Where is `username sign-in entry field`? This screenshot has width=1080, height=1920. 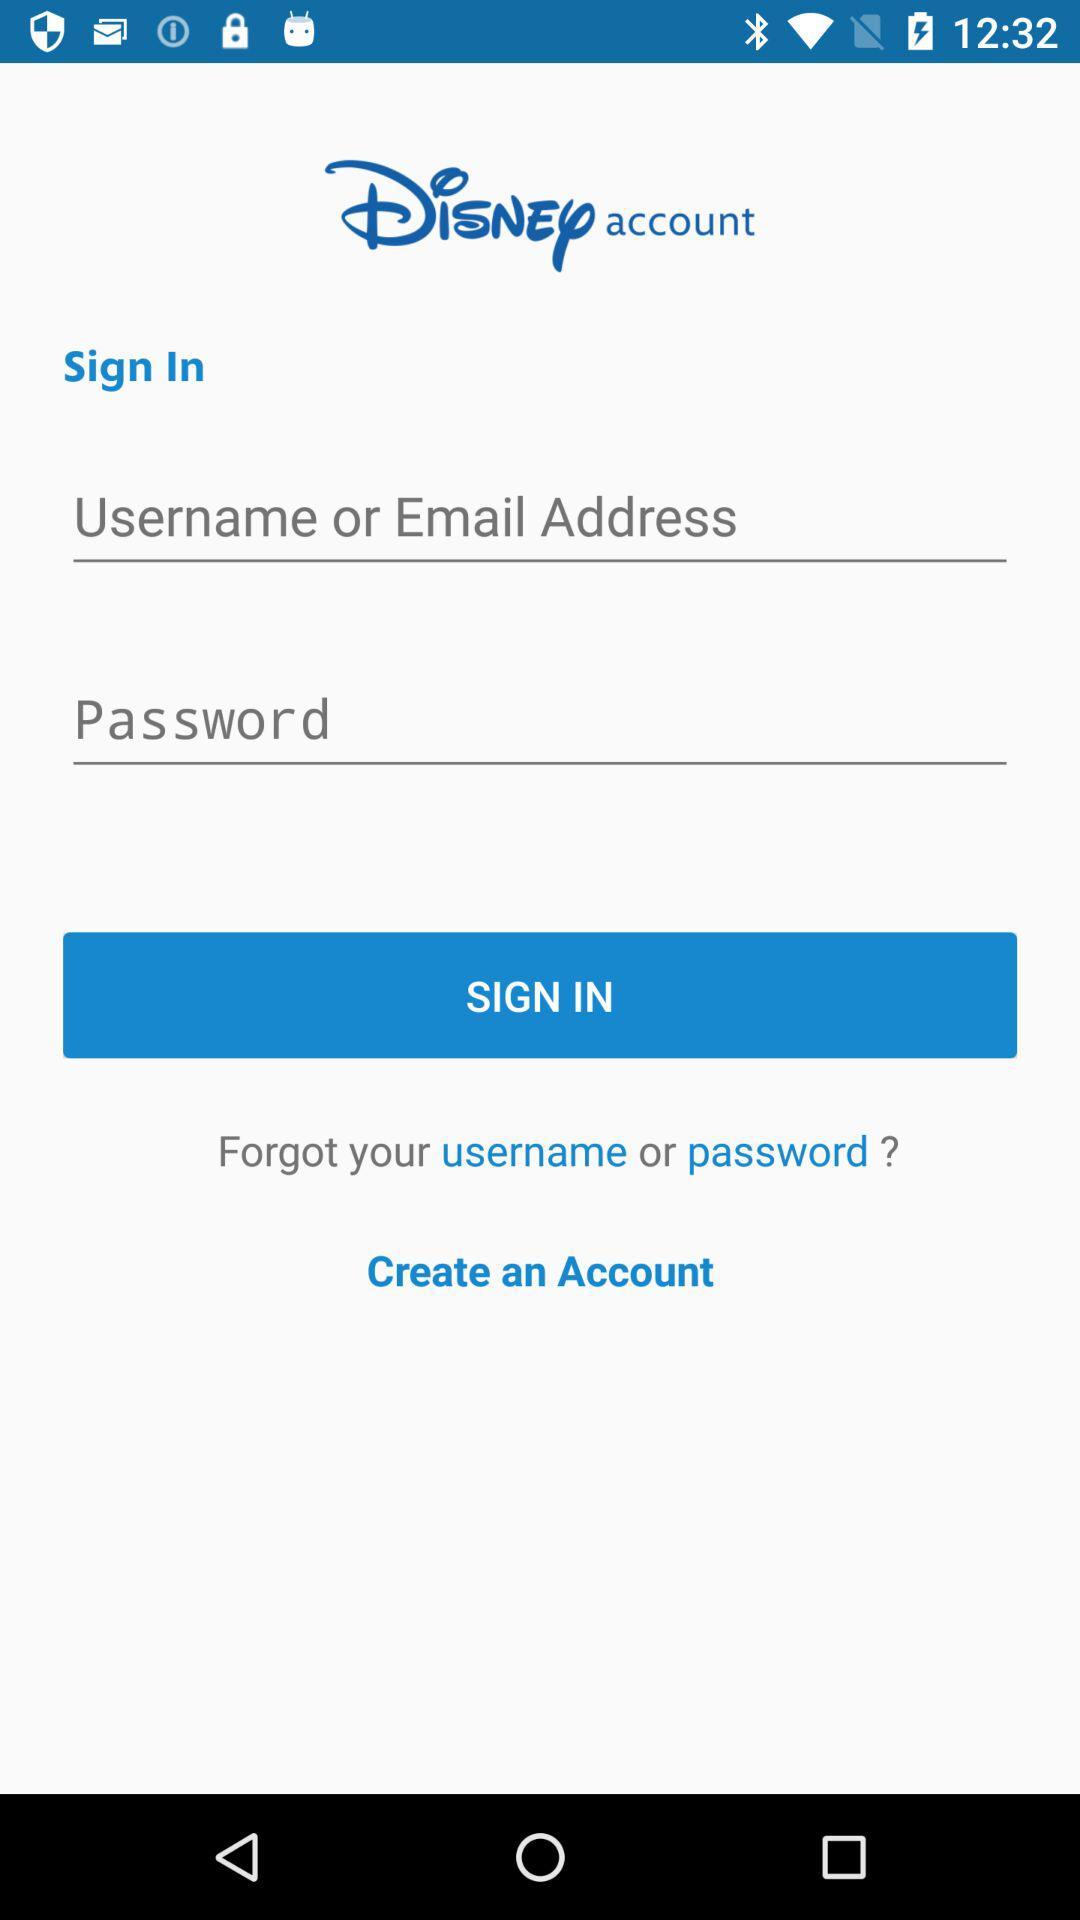
username sign-in entry field is located at coordinates (540, 518).